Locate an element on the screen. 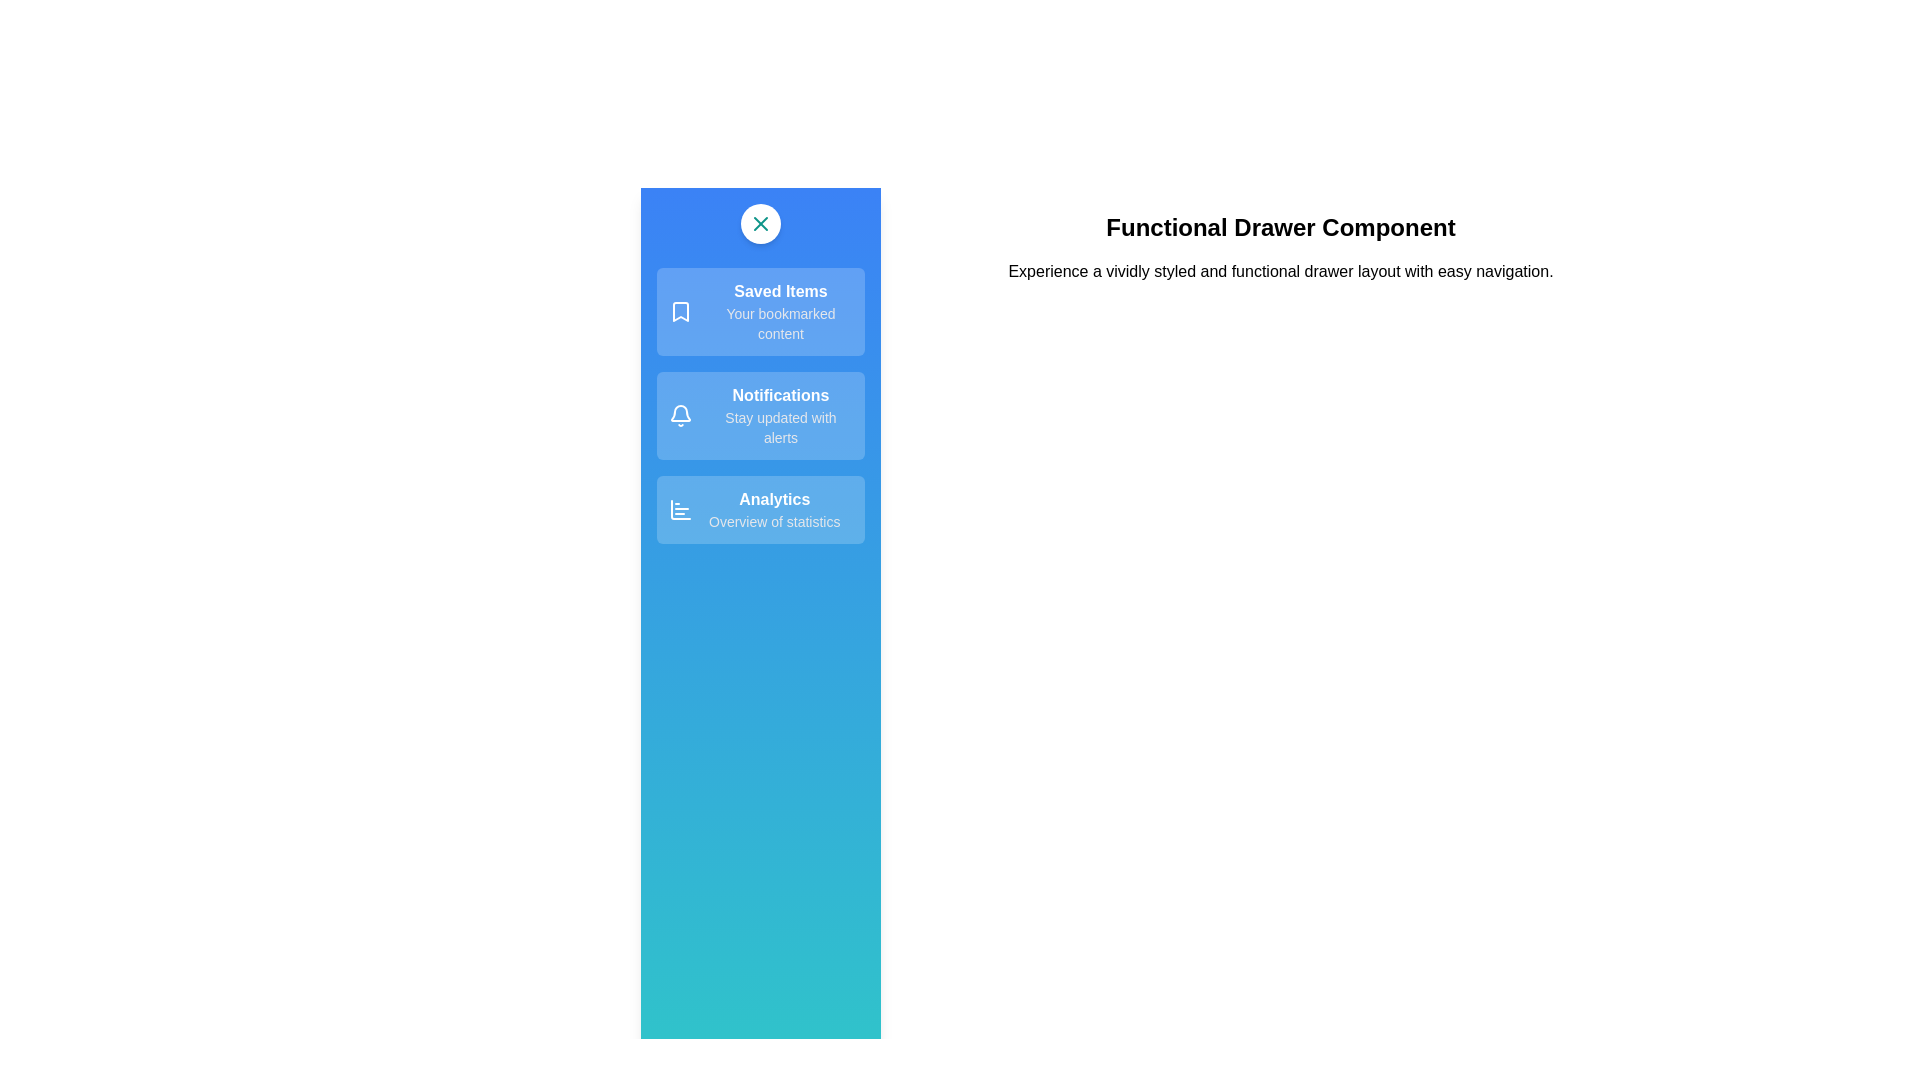  the 'Notifications' section to select it is located at coordinates (760, 415).